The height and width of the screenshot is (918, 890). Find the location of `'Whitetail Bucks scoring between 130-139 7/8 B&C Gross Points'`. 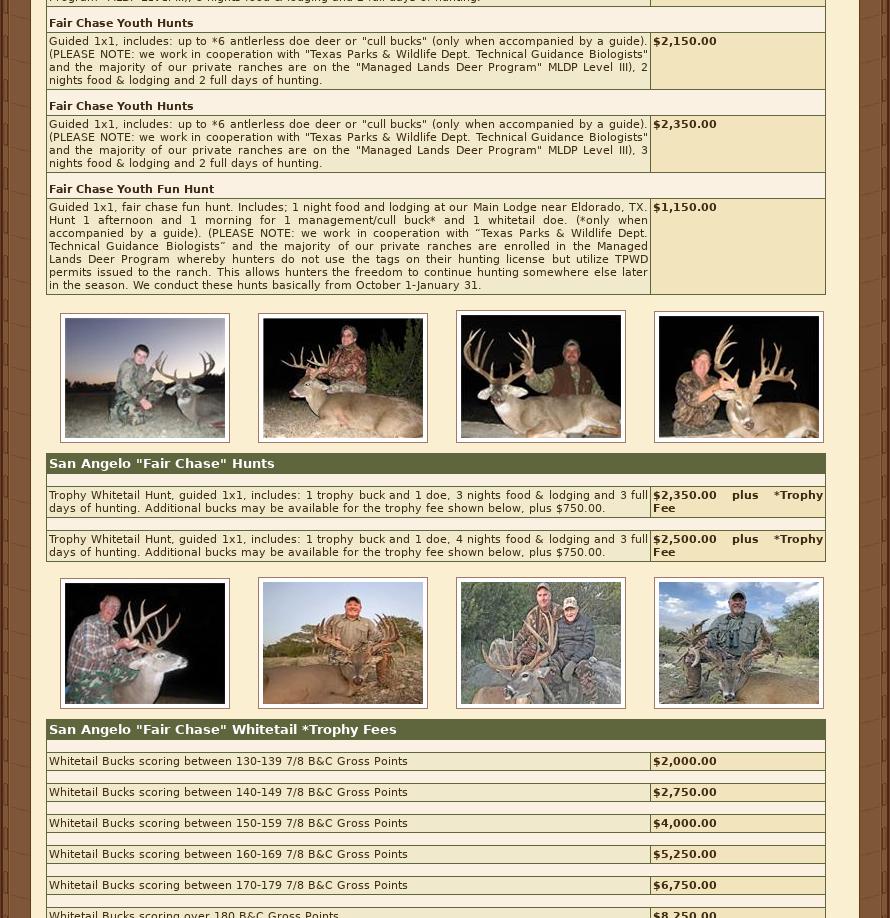

'Whitetail Bucks scoring between 130-139 7/8 B&C Gross Points' is located at coordinates (49, 760).